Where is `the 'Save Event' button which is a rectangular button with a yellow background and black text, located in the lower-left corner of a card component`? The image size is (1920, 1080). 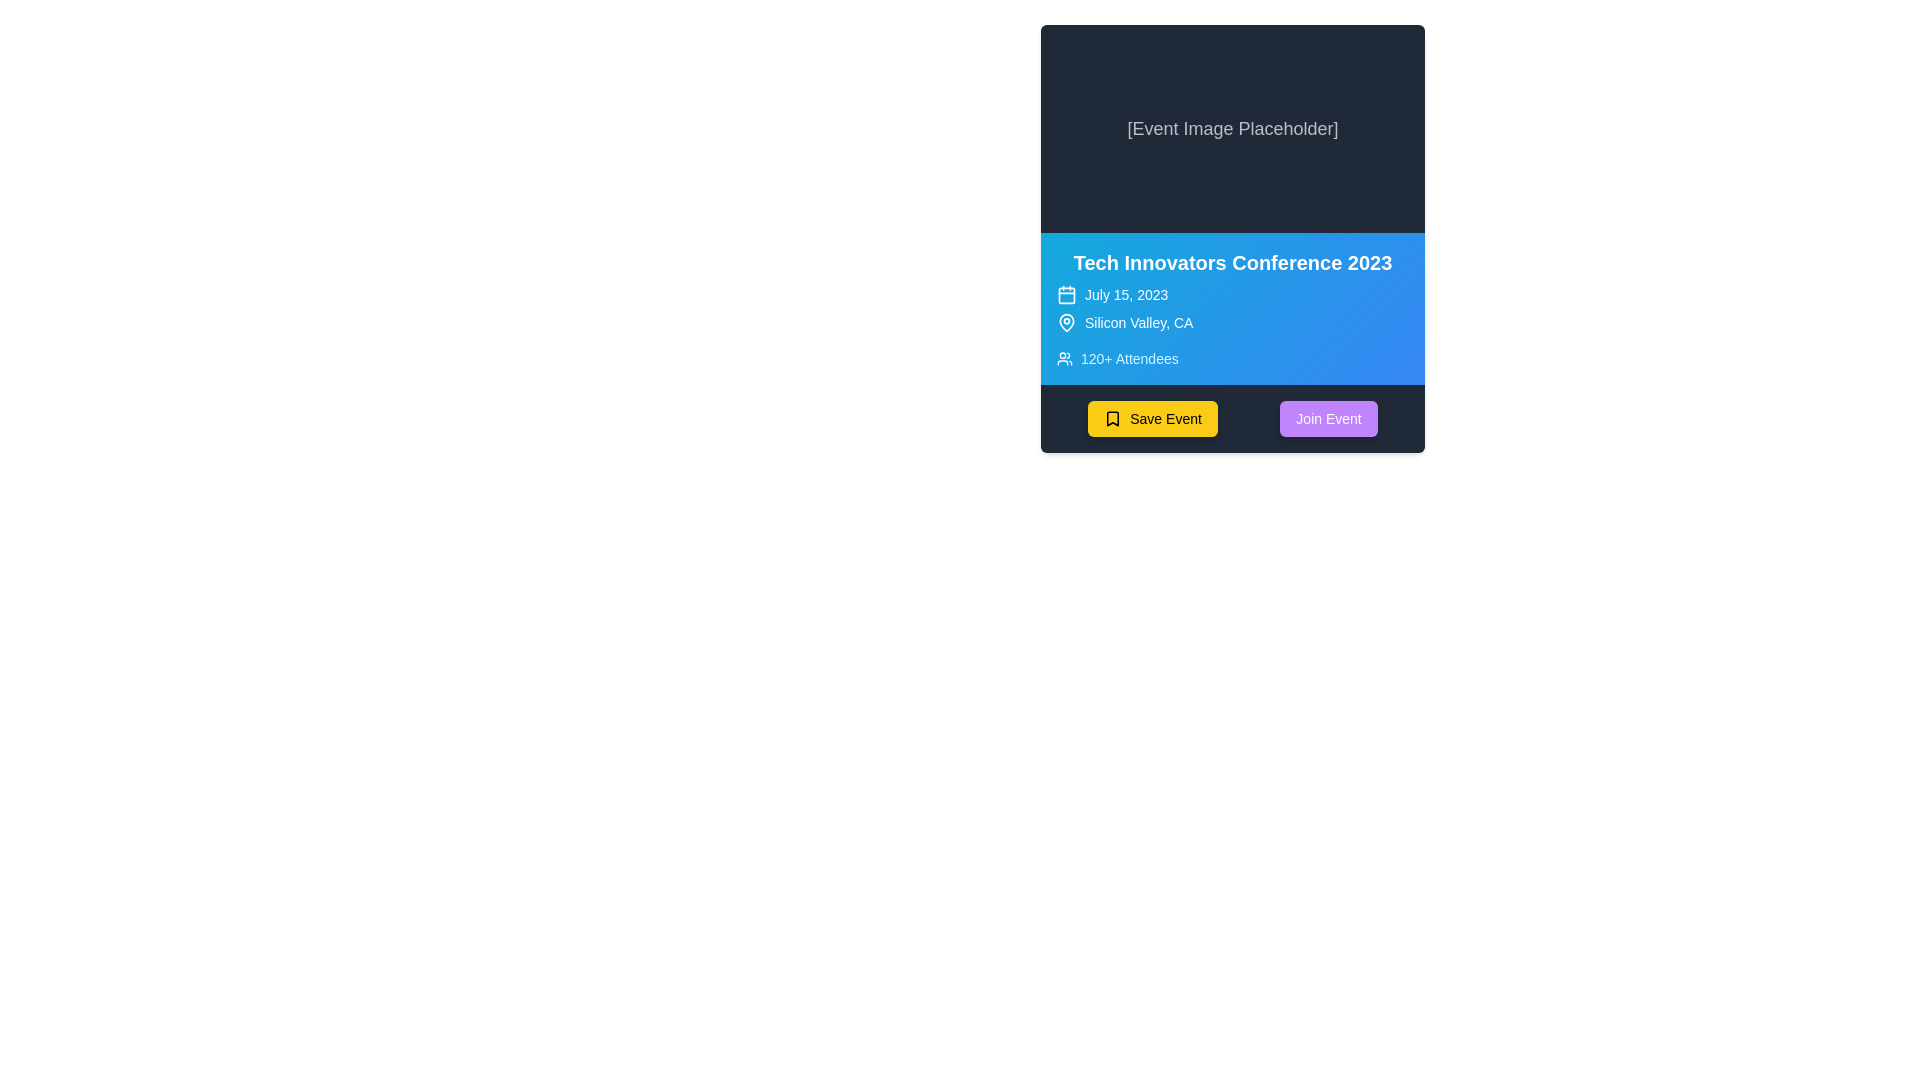 the 'Save Event' button which is a rectangular button with a yellow background and black text, located in the lower-left corner of a card component is located at coordinates (1152, 418).